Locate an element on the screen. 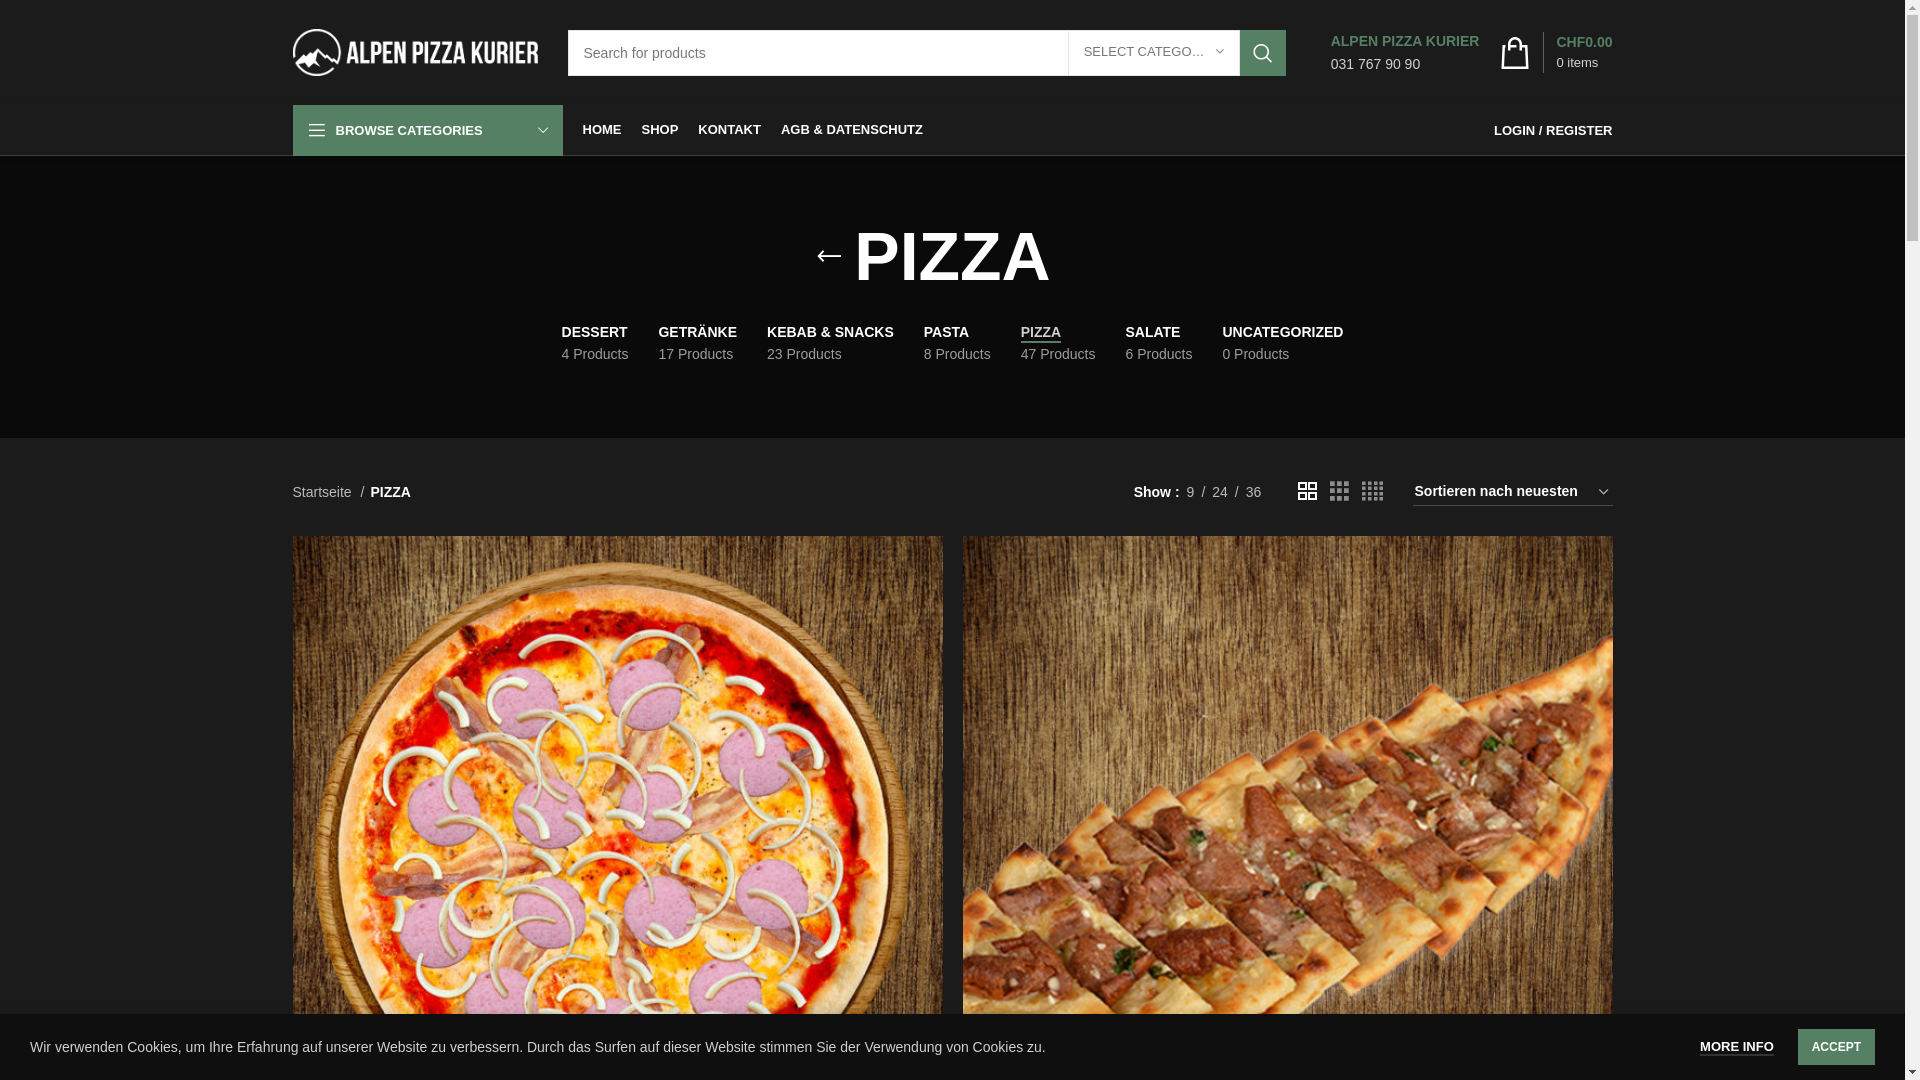  'HOME' is located at coordinates (580, 130).